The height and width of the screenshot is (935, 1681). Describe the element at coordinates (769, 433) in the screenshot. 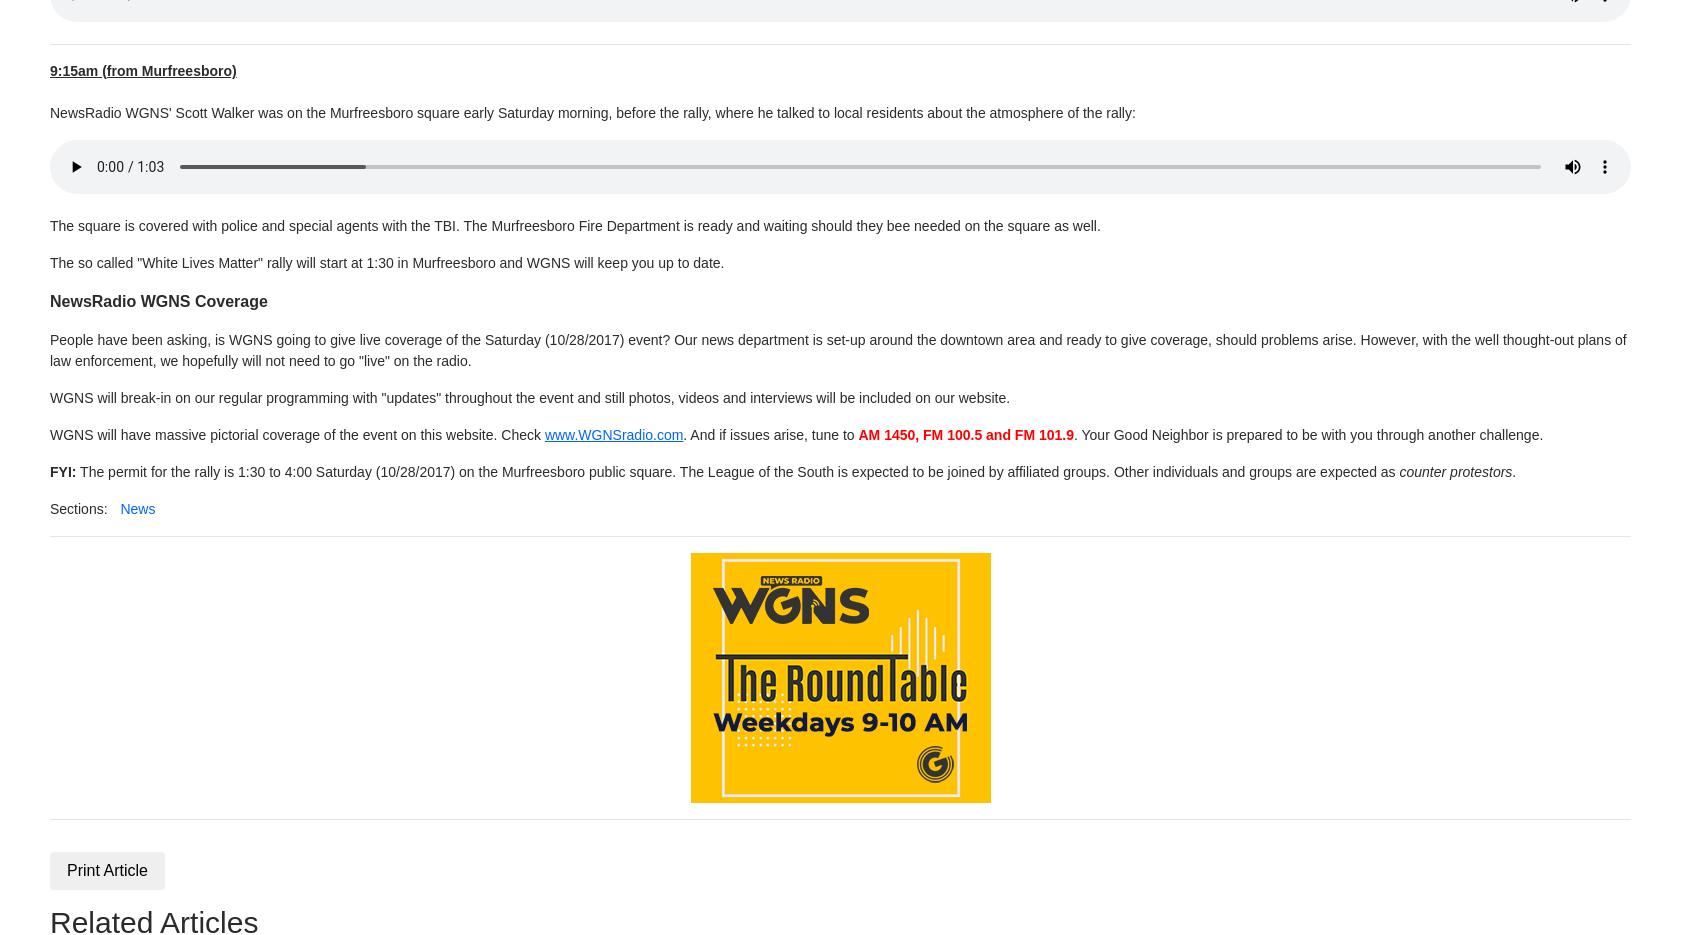

I see `'. And if issues arise, tune to'` at that location.